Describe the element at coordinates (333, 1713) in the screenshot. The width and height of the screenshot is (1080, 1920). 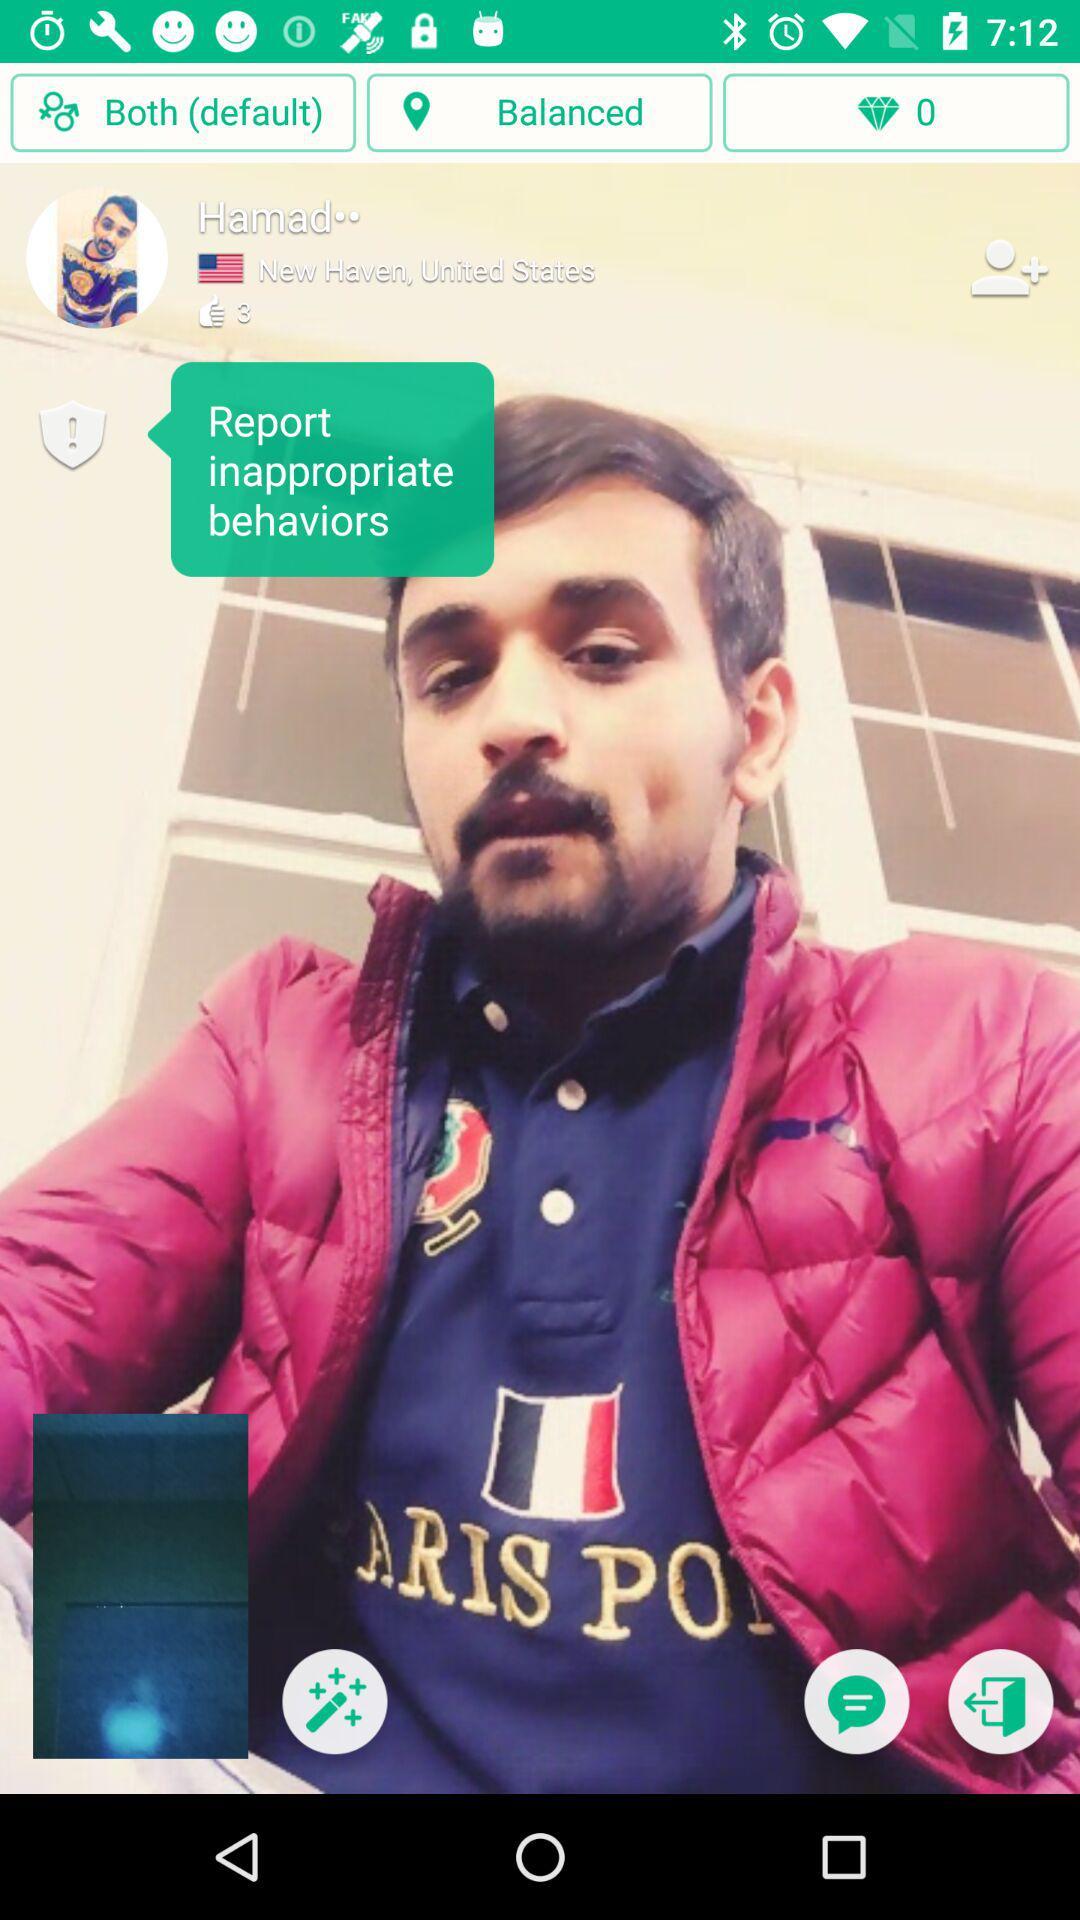
I see `effects` at that location.